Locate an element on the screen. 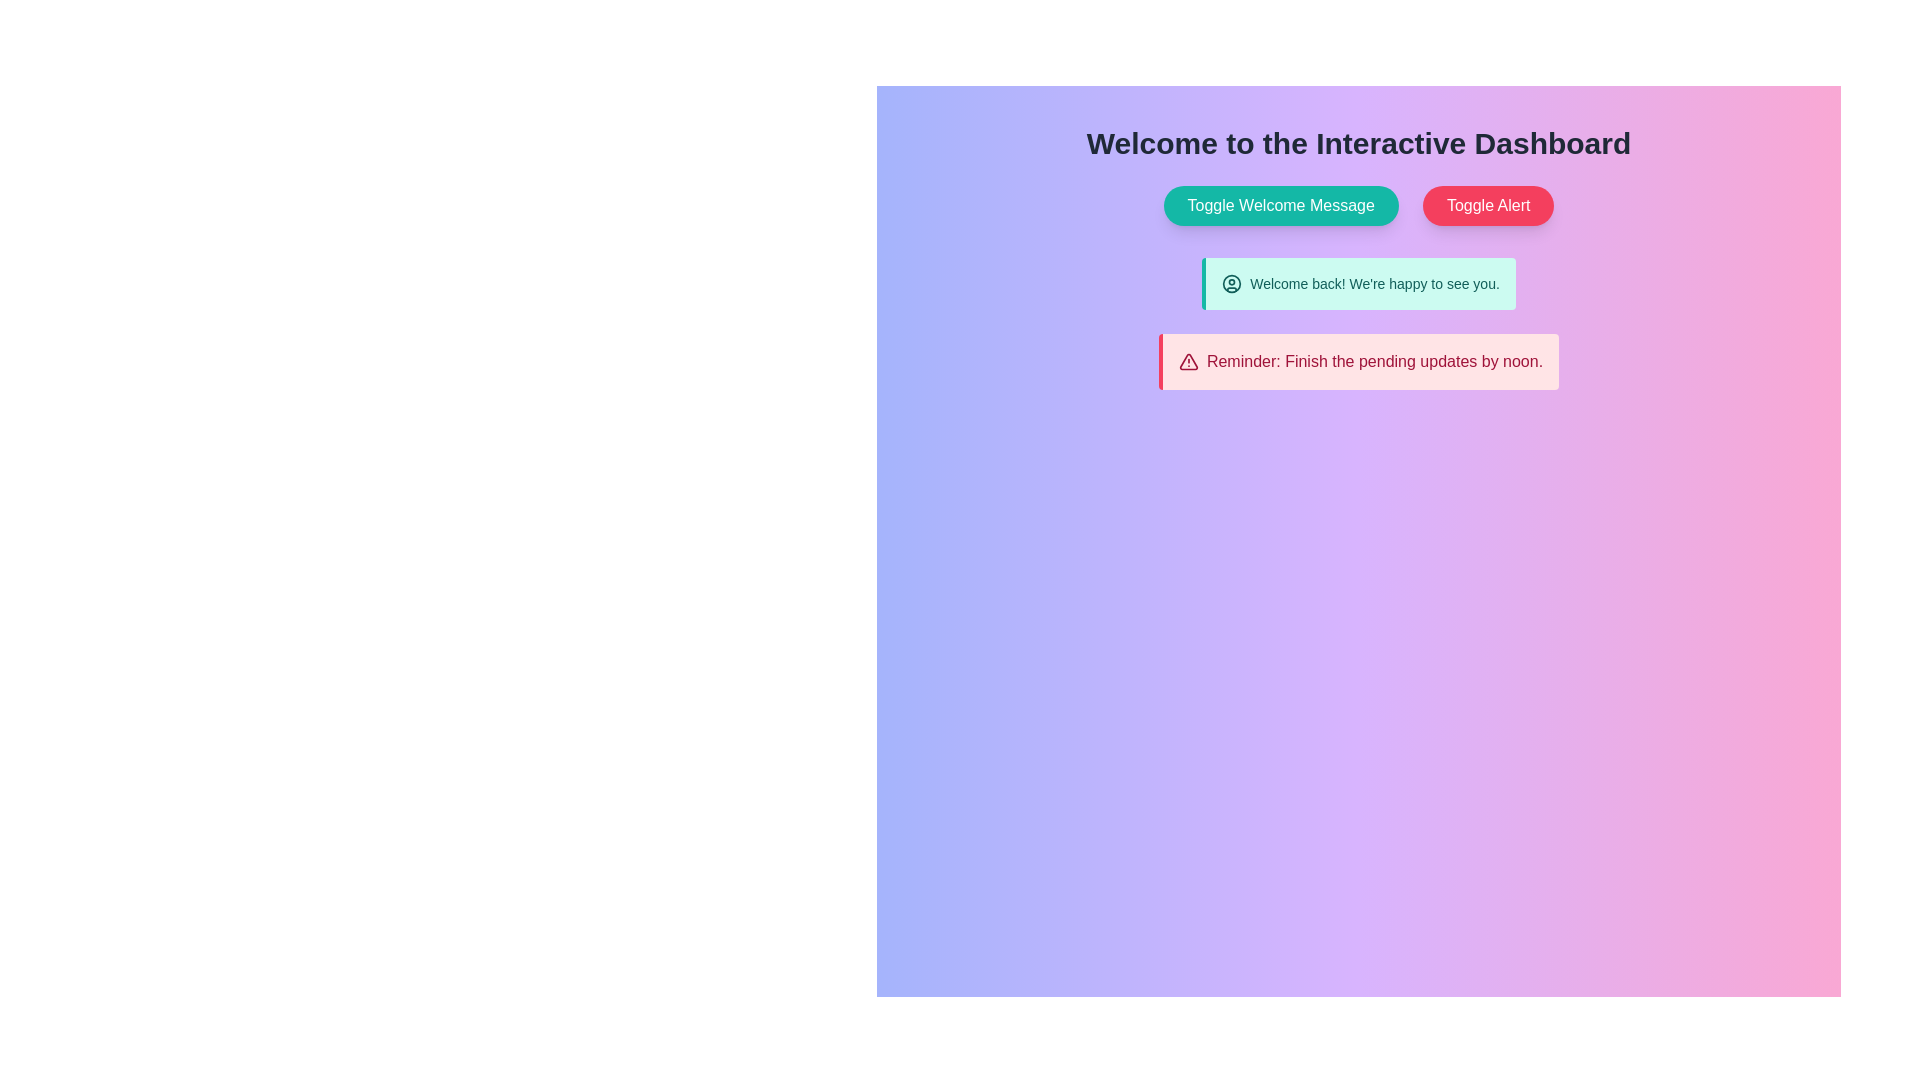 The width and height of the screenshot is (1920, 1080). welcoming header text located at the upper center of the dashboard, which serves as the title for the interface is located at coordinates (1358, 142).